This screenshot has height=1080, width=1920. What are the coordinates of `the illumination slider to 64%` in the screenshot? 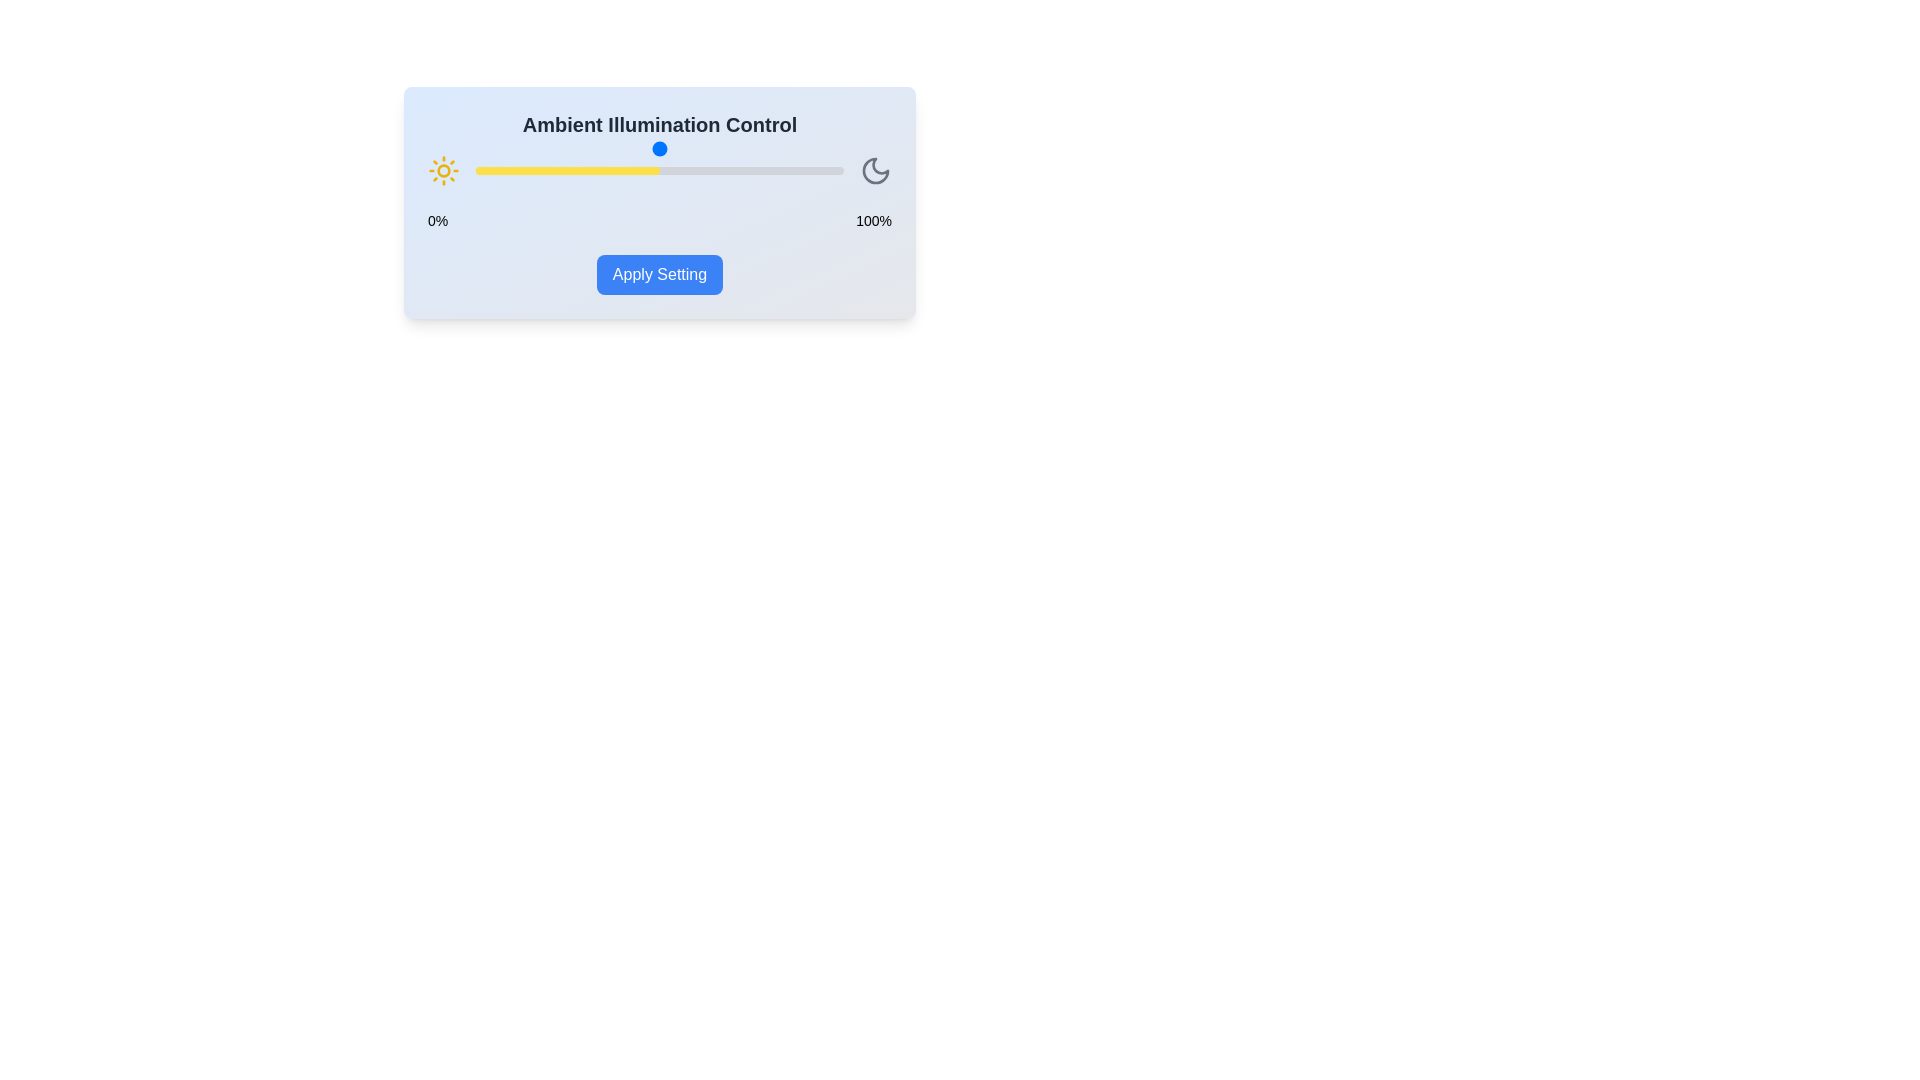 It's located at (711, 169).